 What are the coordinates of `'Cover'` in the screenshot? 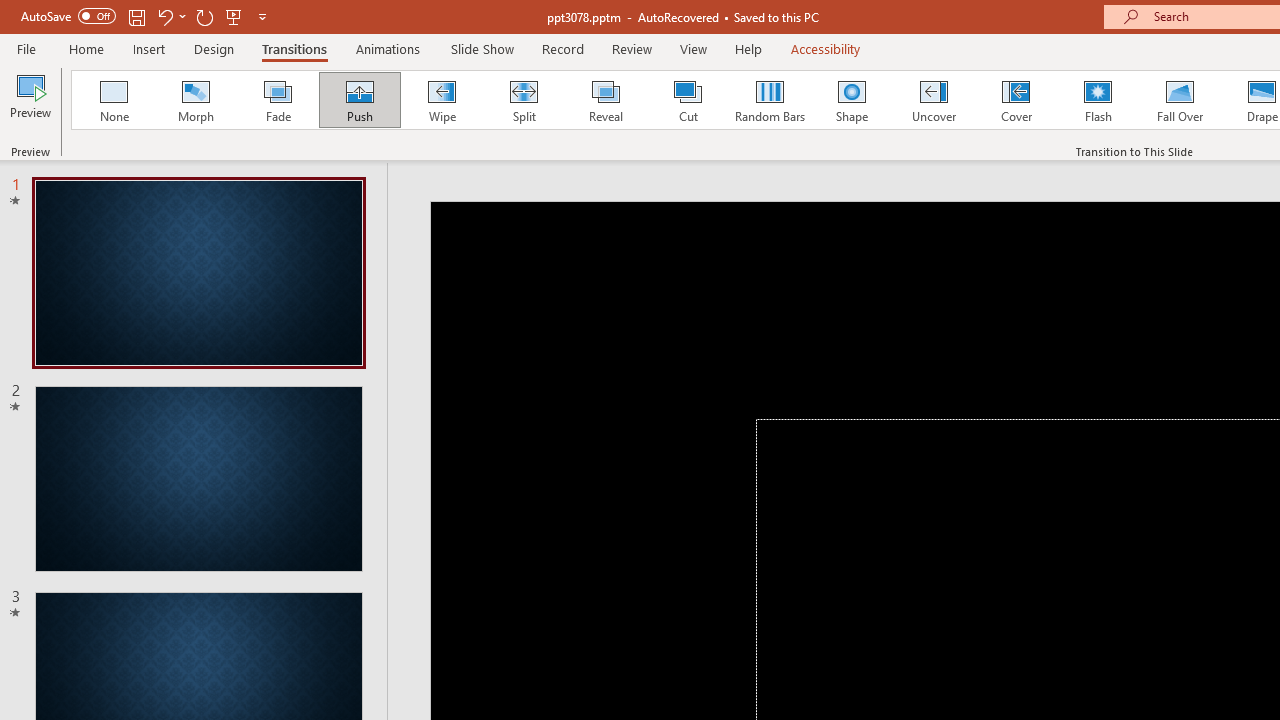 It's located at (1016, 100).